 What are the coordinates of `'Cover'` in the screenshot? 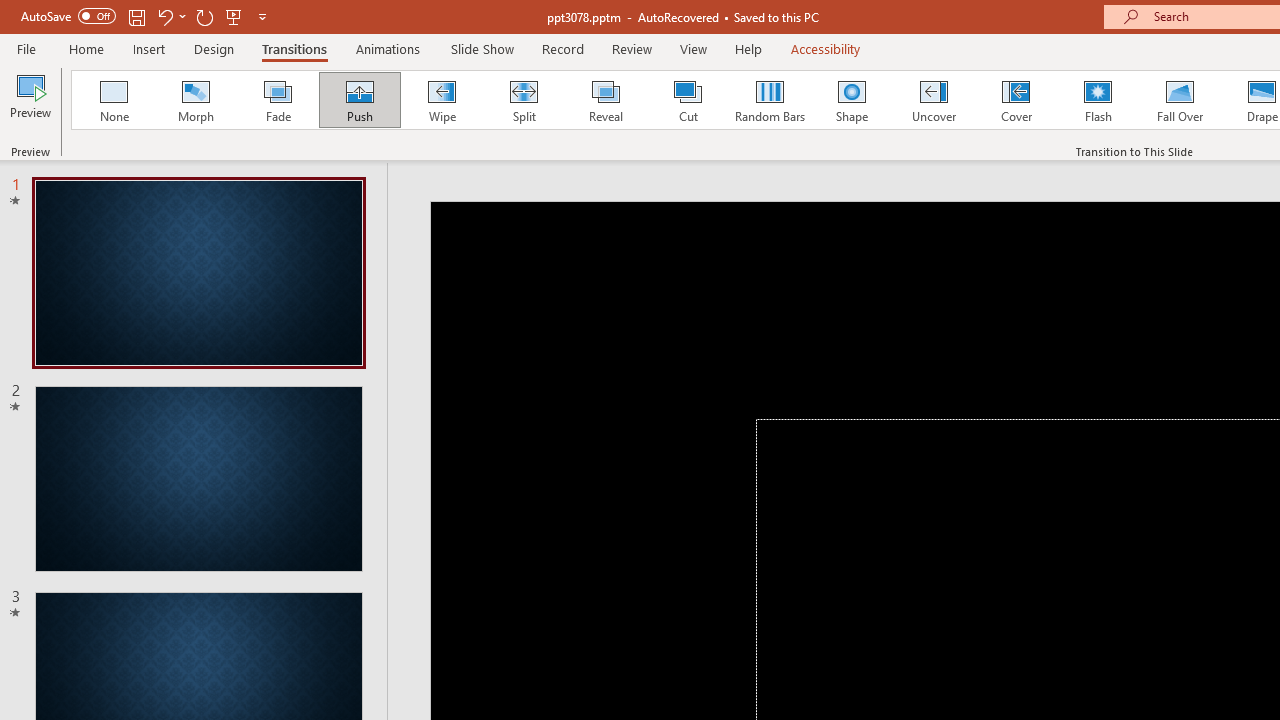 It's located at (1016, 100).